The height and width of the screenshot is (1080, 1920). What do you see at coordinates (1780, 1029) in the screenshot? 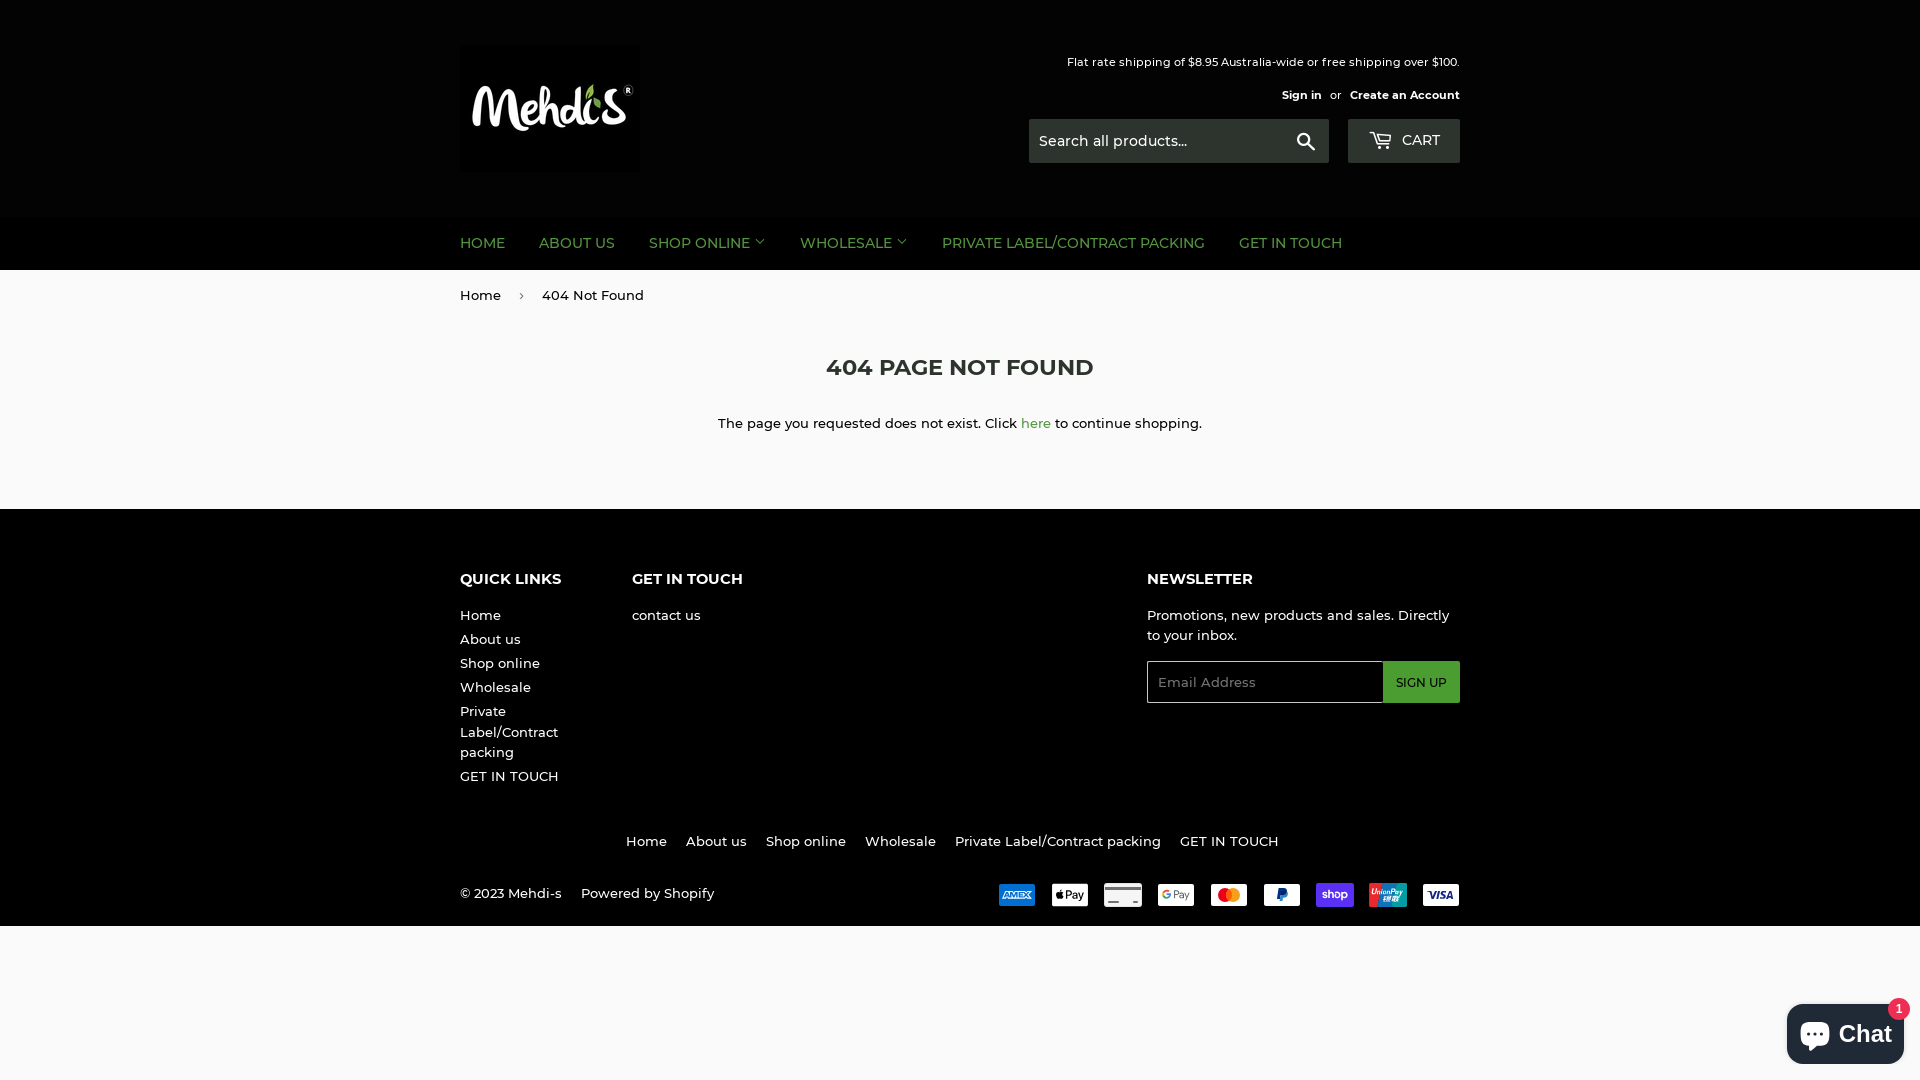
I see `'Shopify online store chat'` at bounding box center [1780, 1029].